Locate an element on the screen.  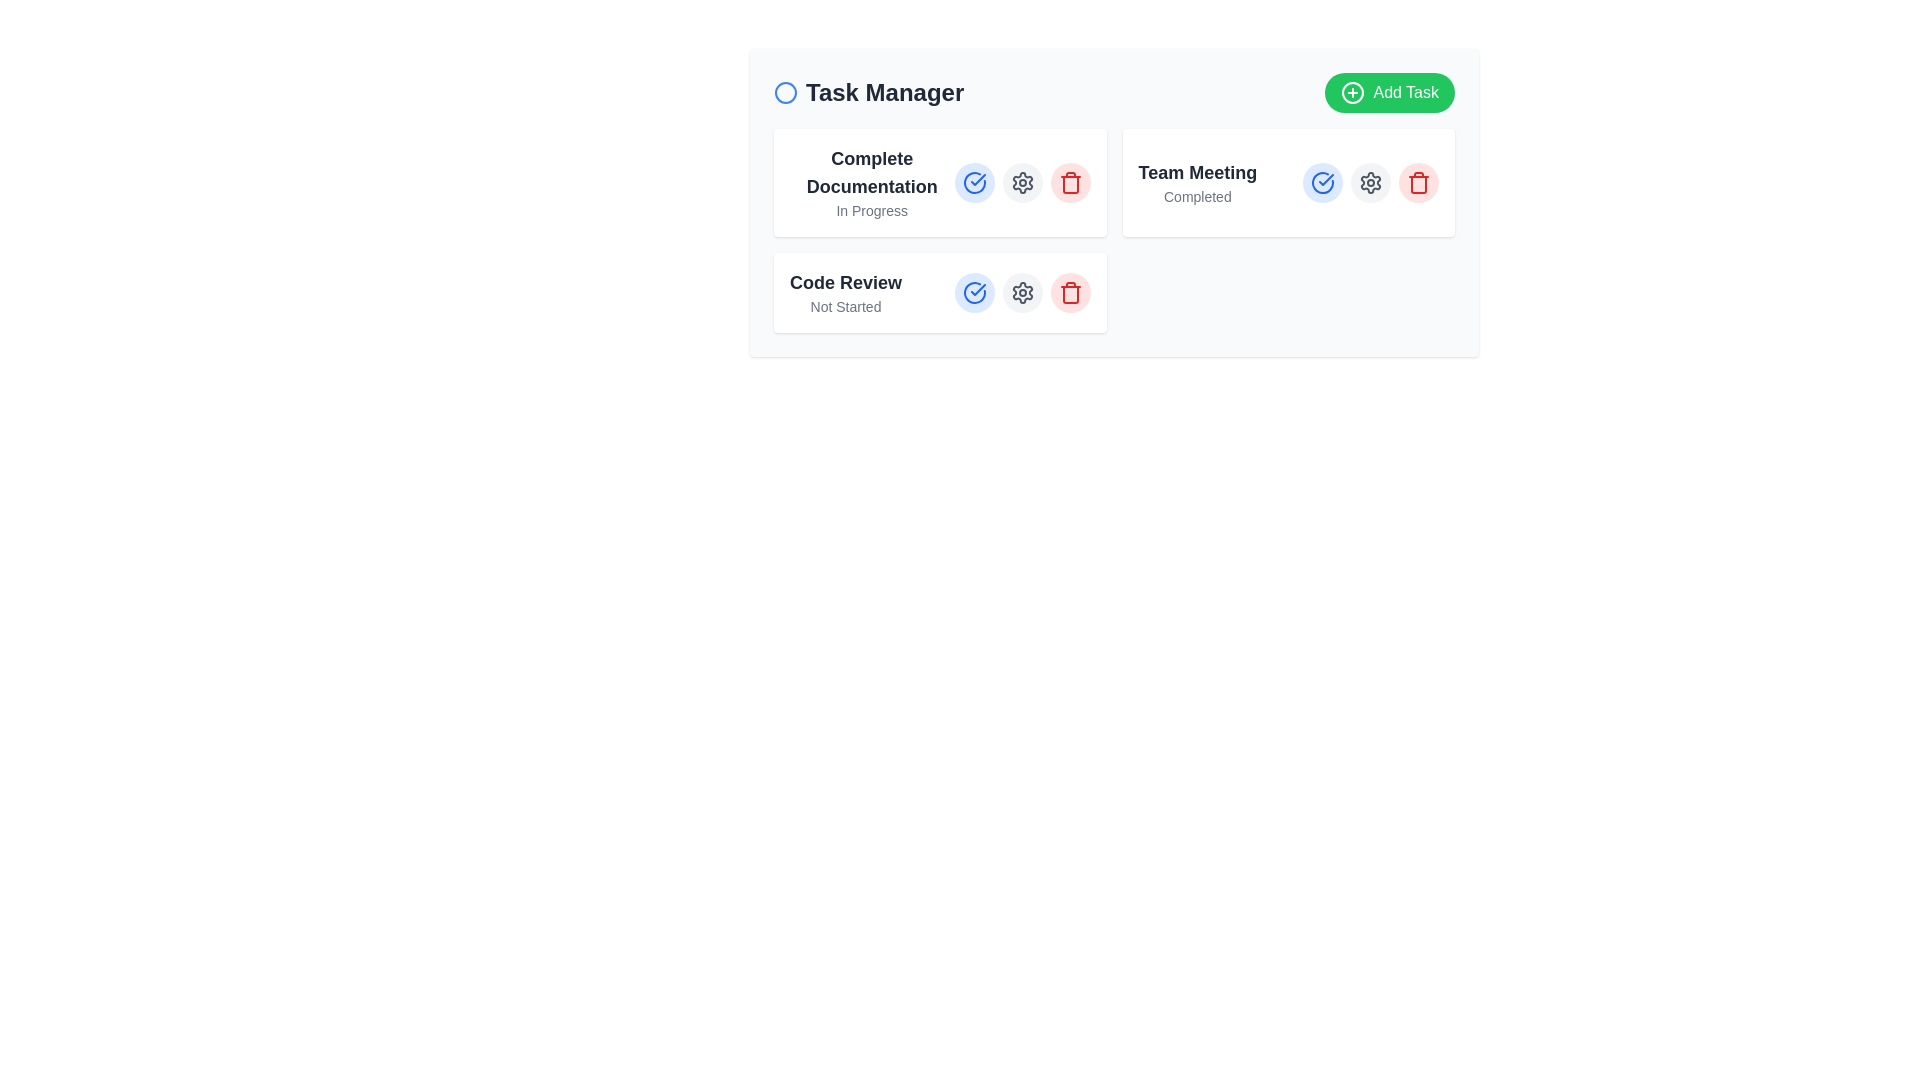
the settings icon located under the task section titled 'Complete Documentation' is located at coordinates (1022, 293).